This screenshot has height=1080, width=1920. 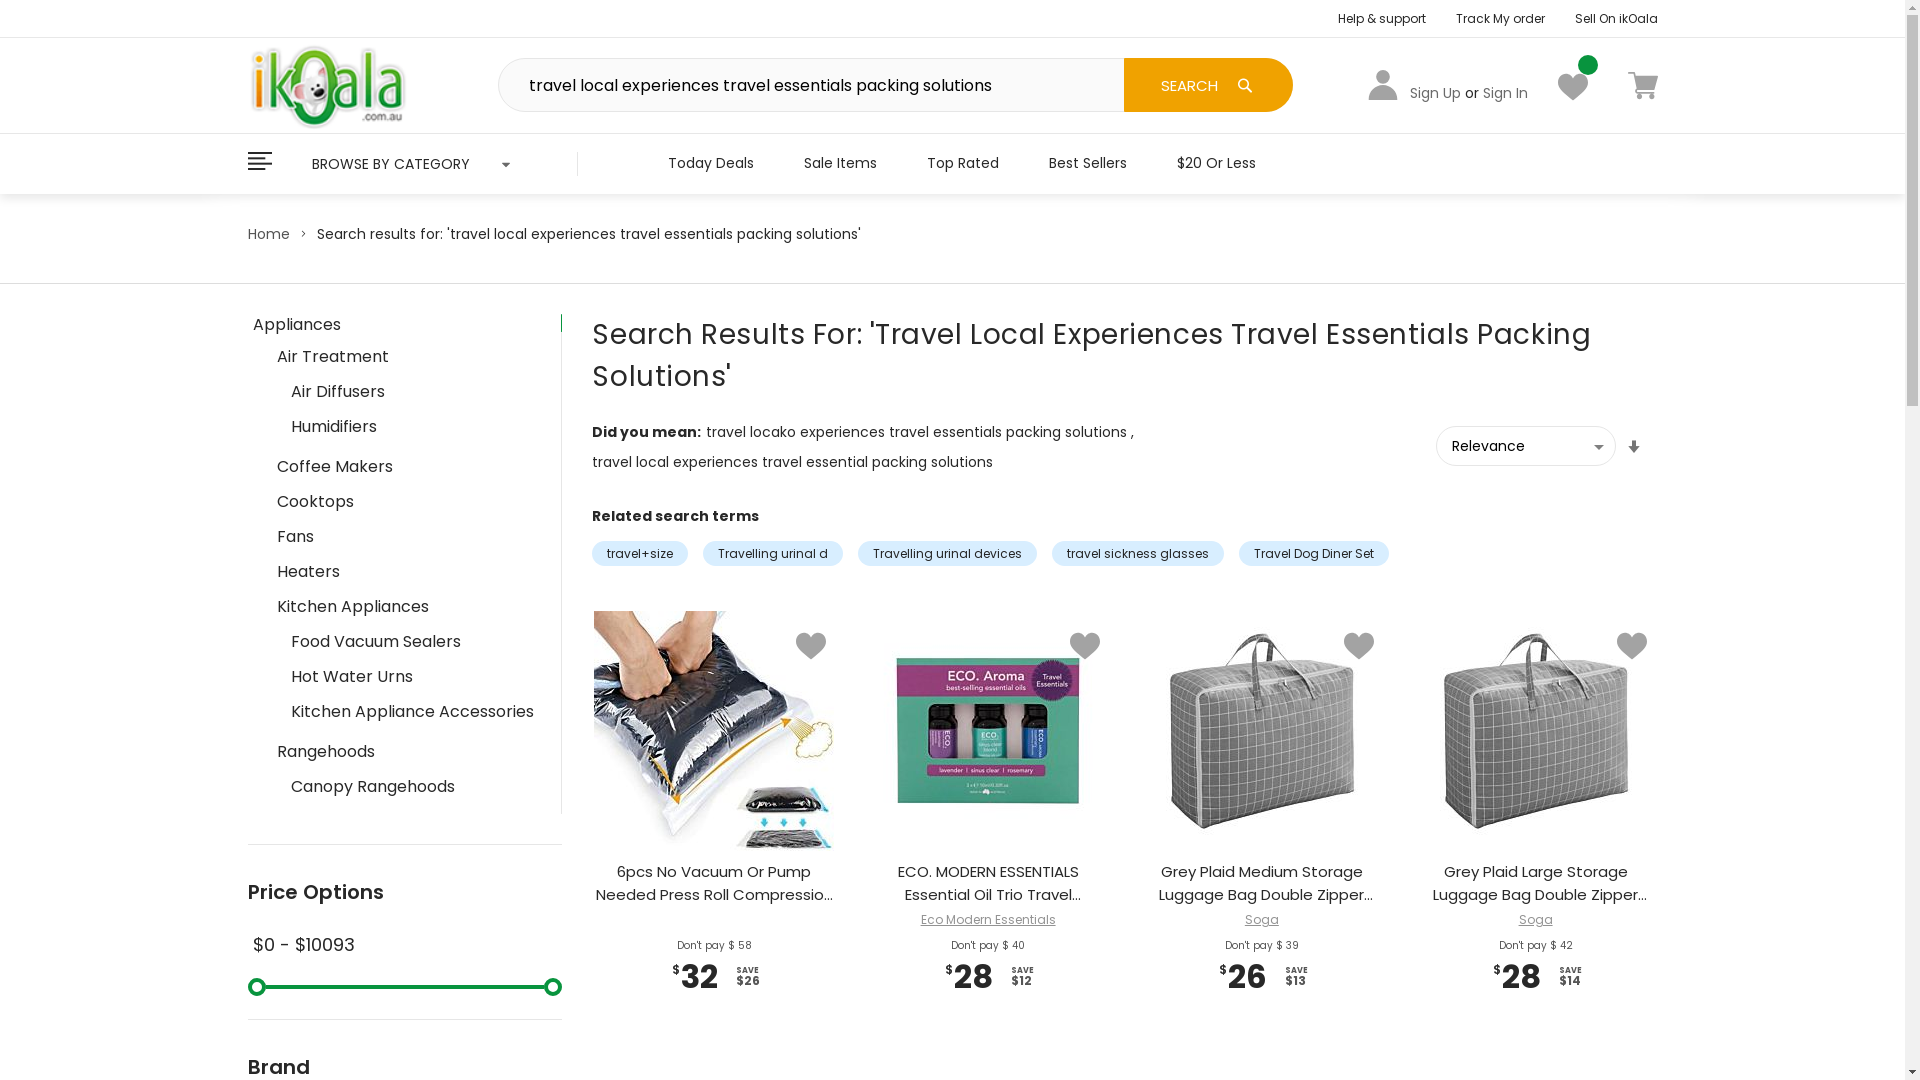 I want to click on 'travel sickness glasses', so click(x=1137, y=554).